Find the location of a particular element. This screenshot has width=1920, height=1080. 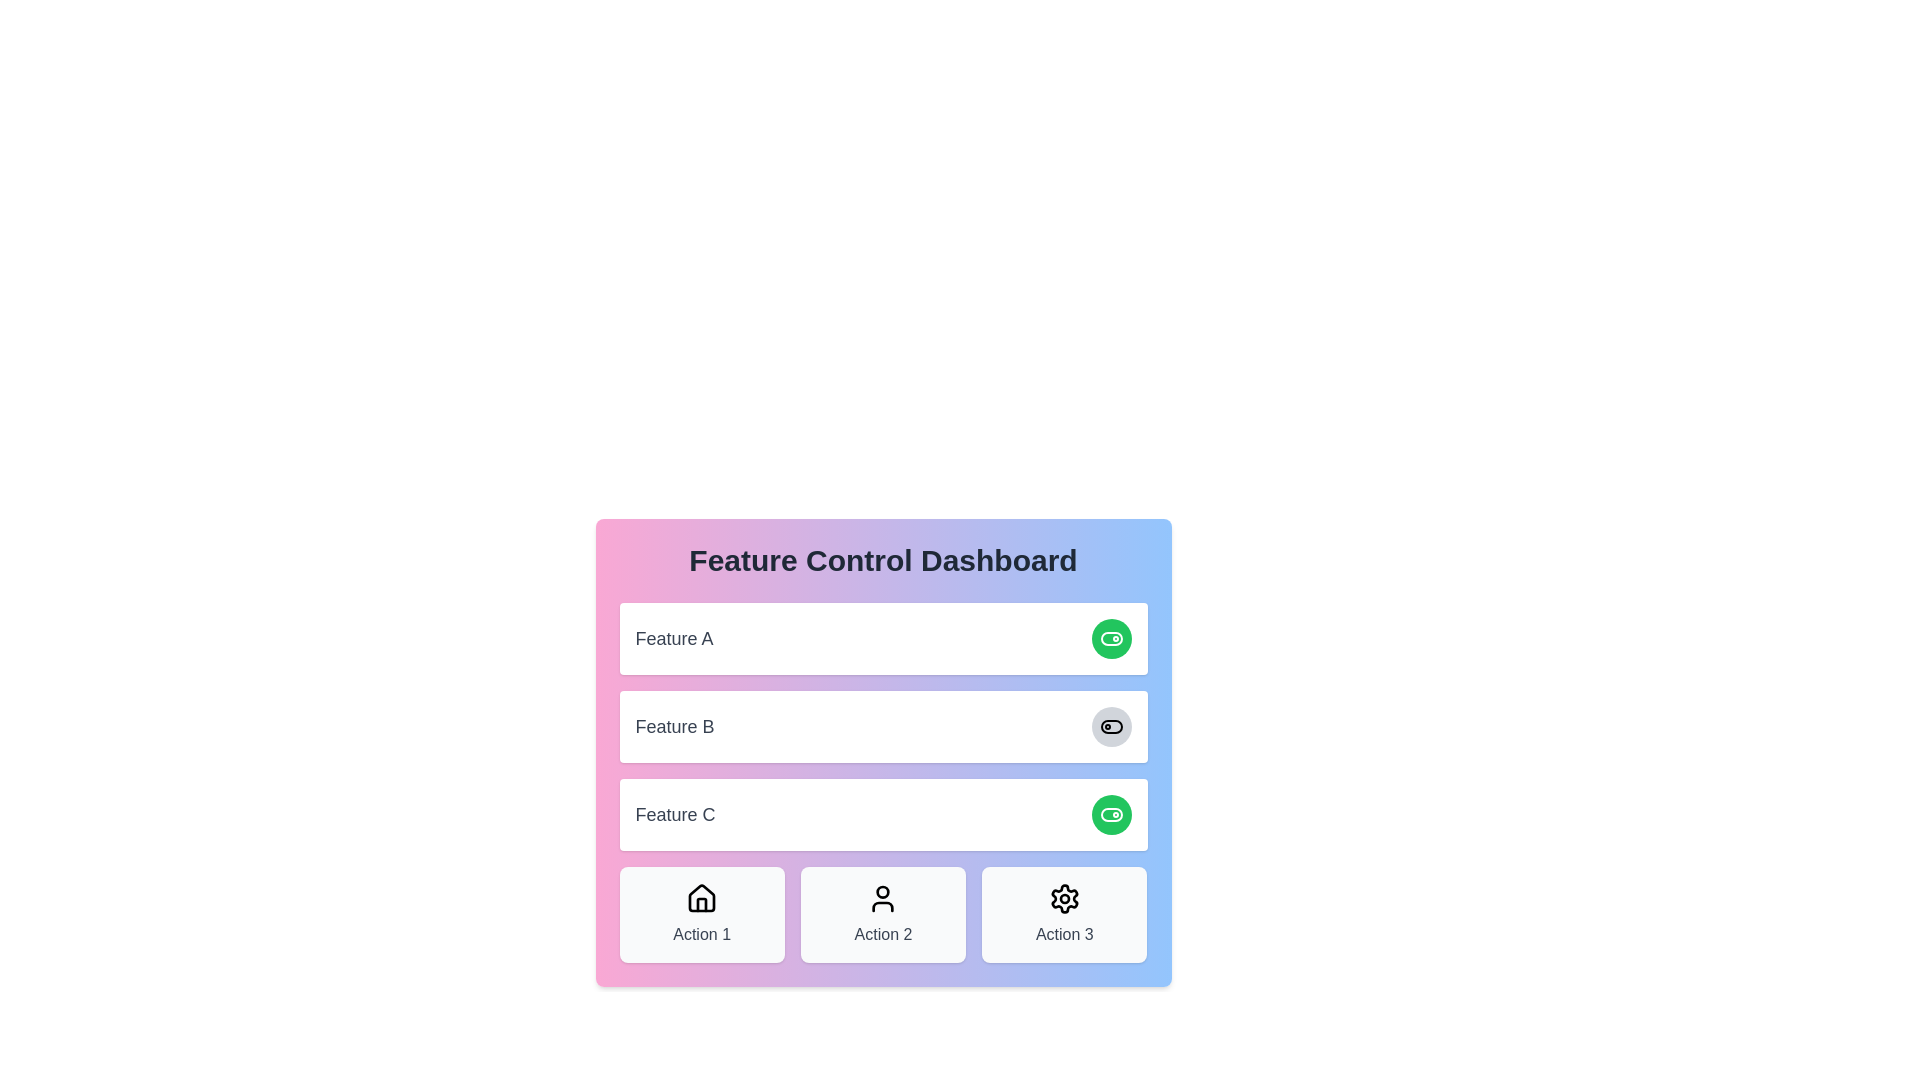

the header text label at the top of the panel with a gradient background, which indicates the primary purpose of the section below is located at coordinates (882, 560).